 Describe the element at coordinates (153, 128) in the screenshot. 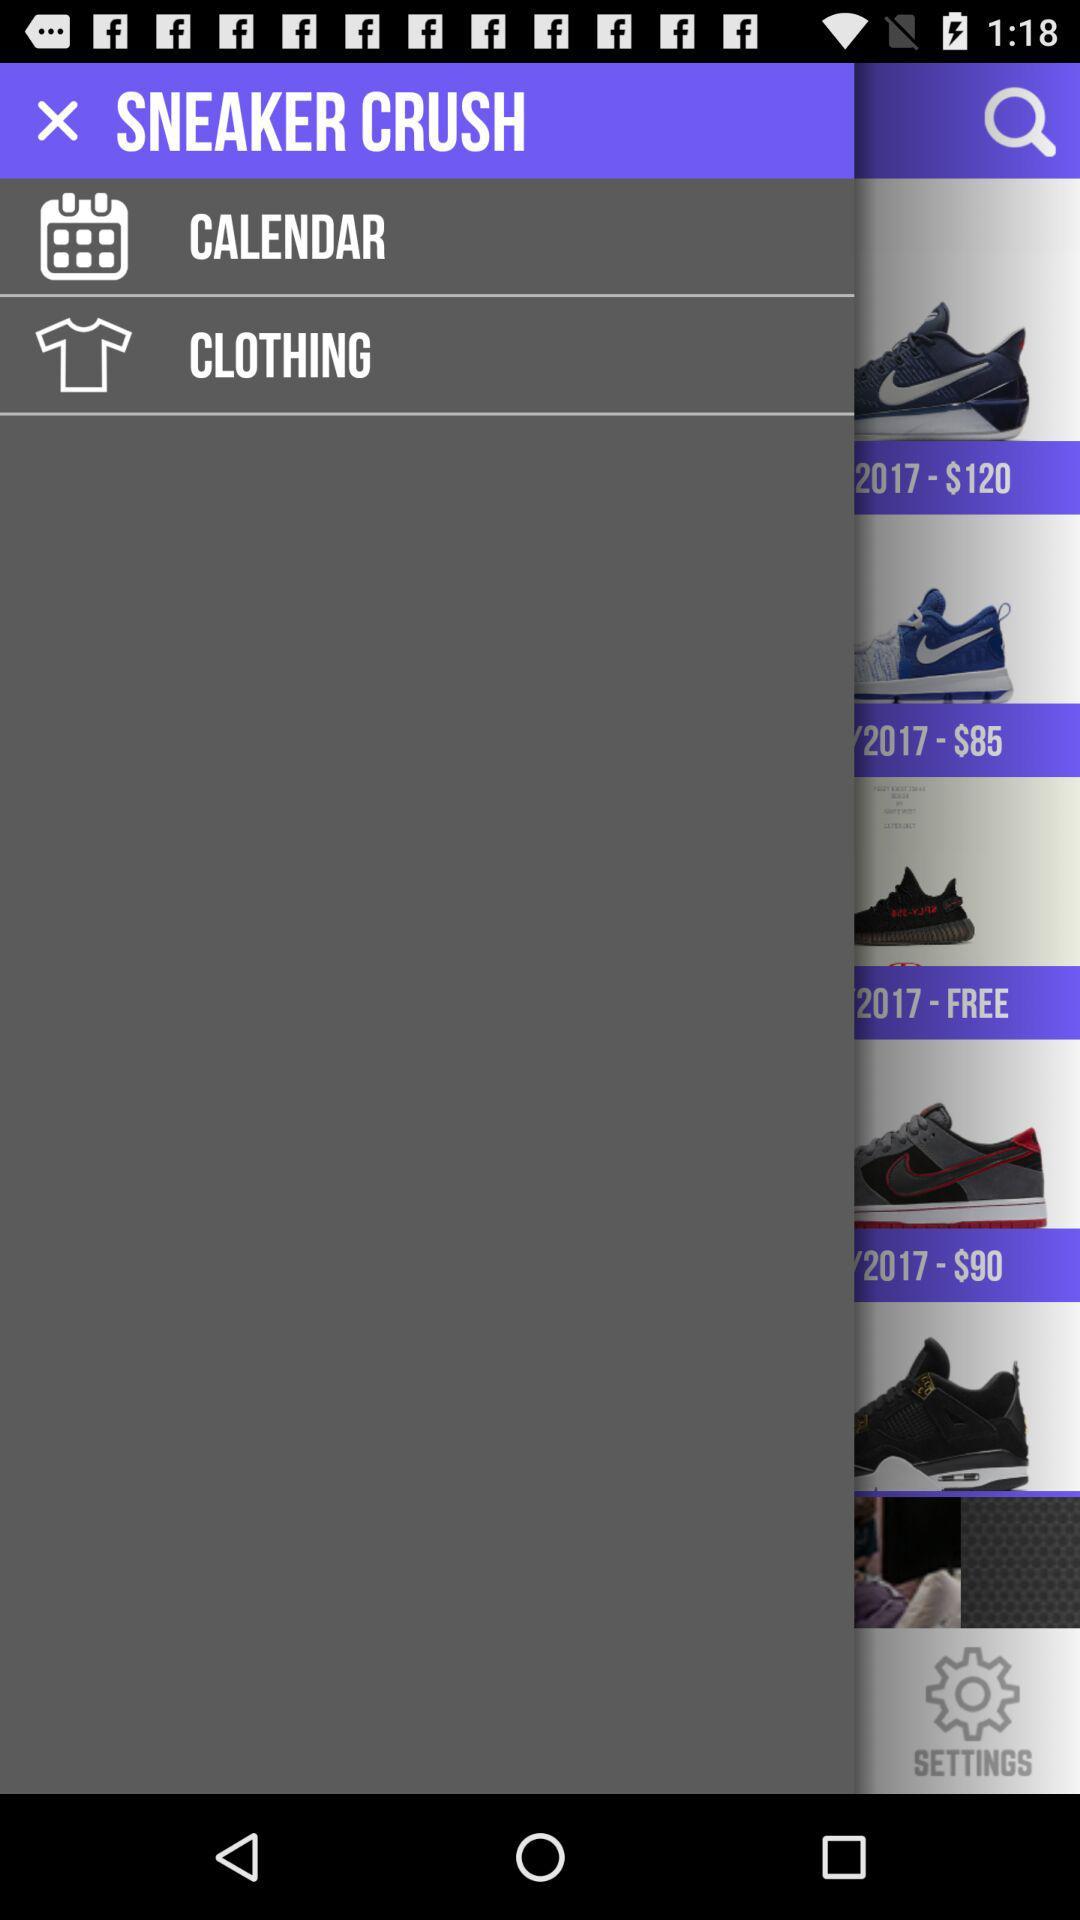

I see `the sliders icon` at that location.